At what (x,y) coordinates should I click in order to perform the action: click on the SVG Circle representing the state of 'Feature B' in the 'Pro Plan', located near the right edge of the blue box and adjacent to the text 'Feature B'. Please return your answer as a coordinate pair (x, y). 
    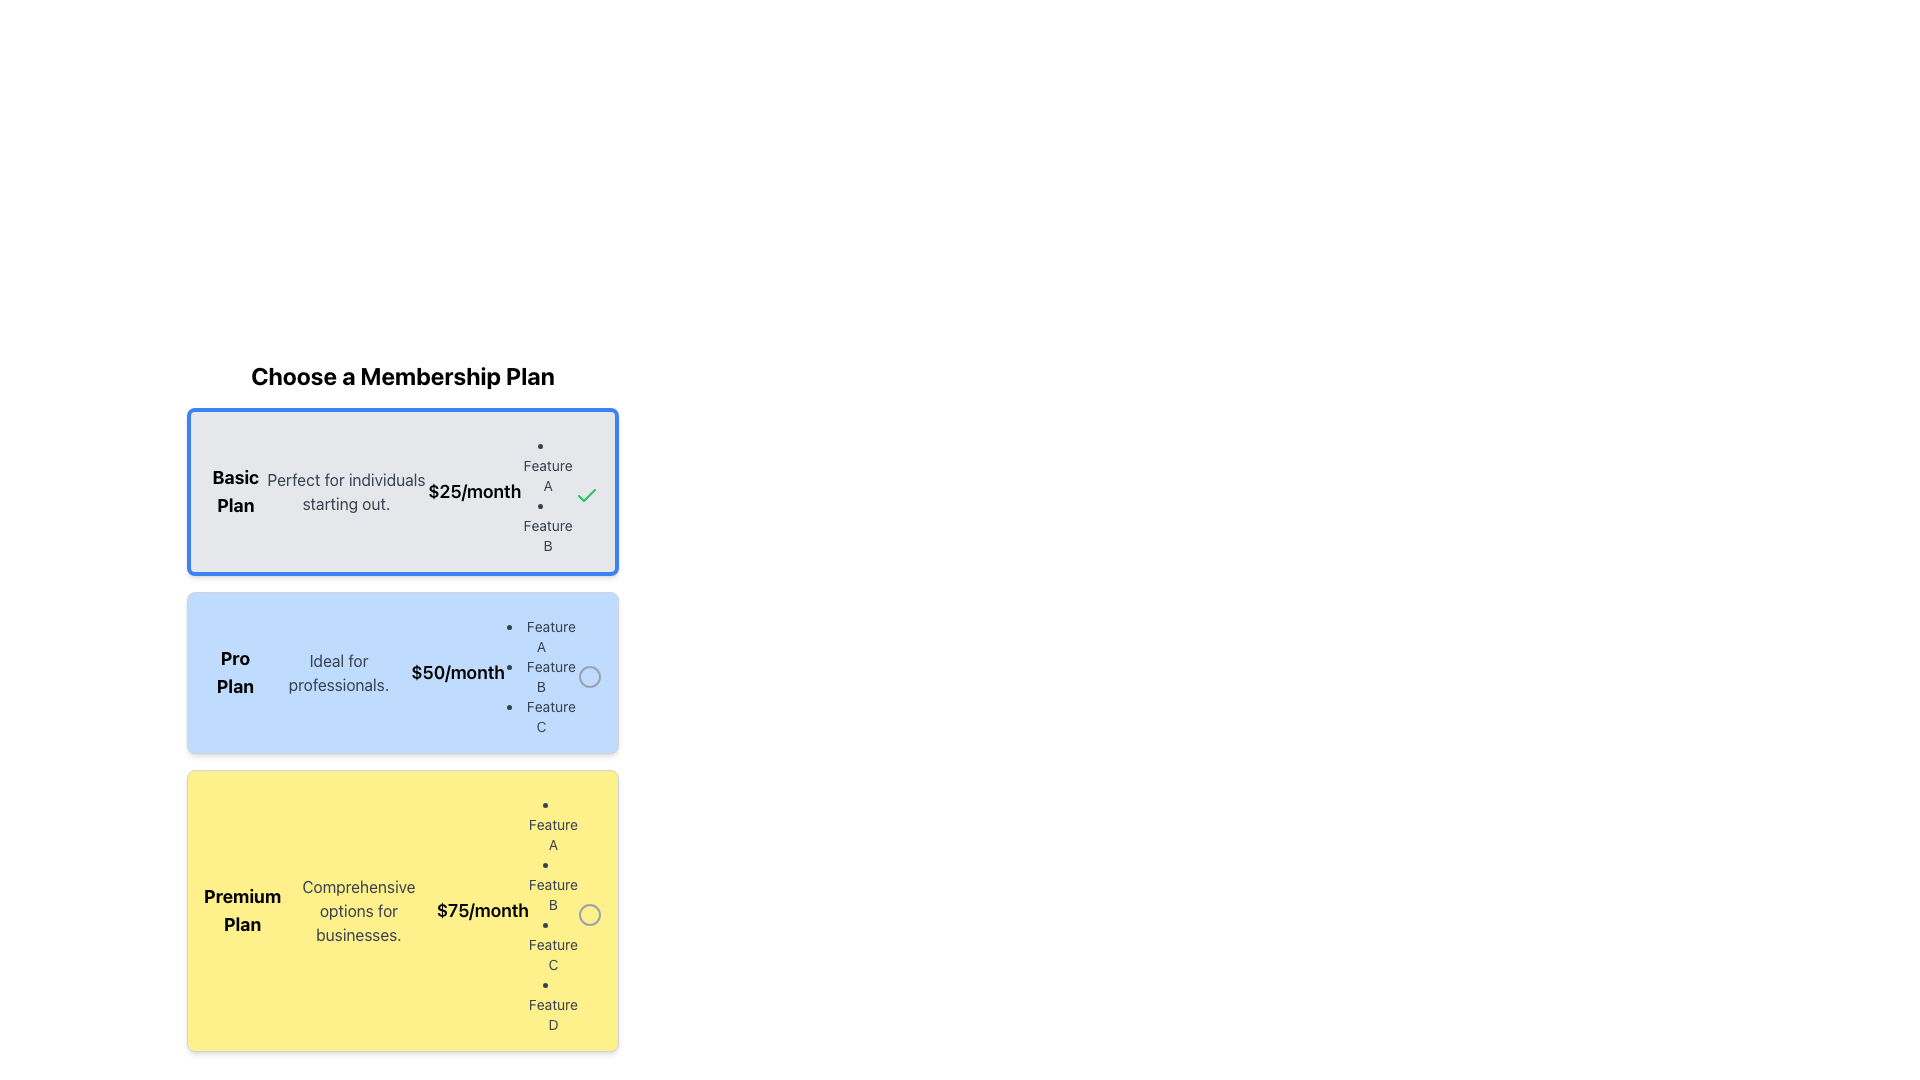
    Looking at the image, I should click on (589, 676).